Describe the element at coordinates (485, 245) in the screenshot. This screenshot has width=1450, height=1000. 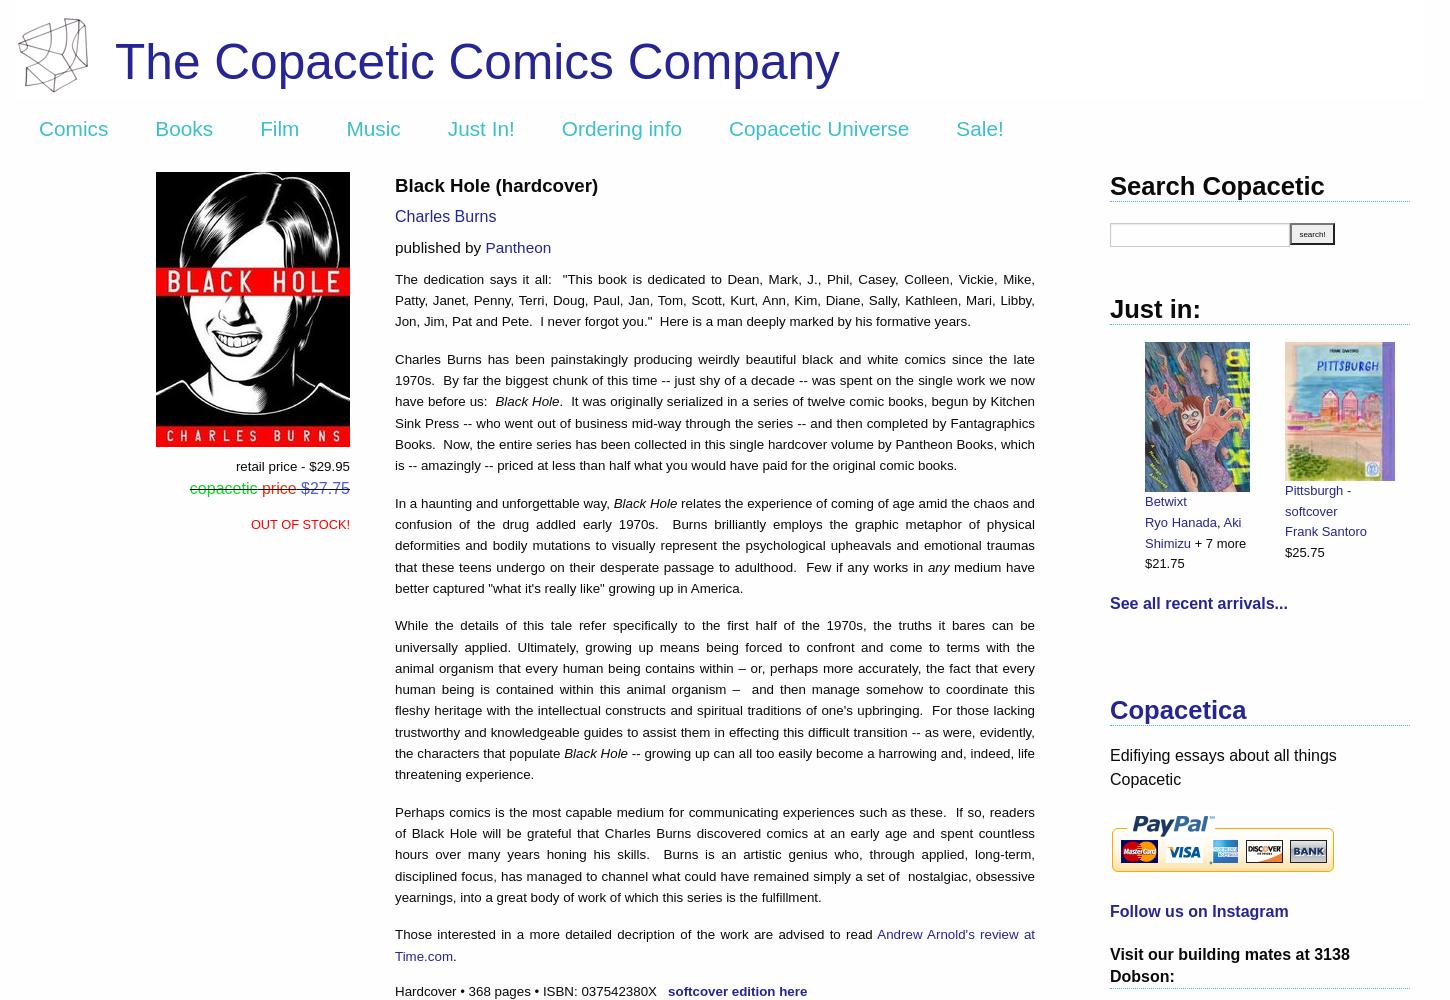
I see `'Pantheon'` at that location.